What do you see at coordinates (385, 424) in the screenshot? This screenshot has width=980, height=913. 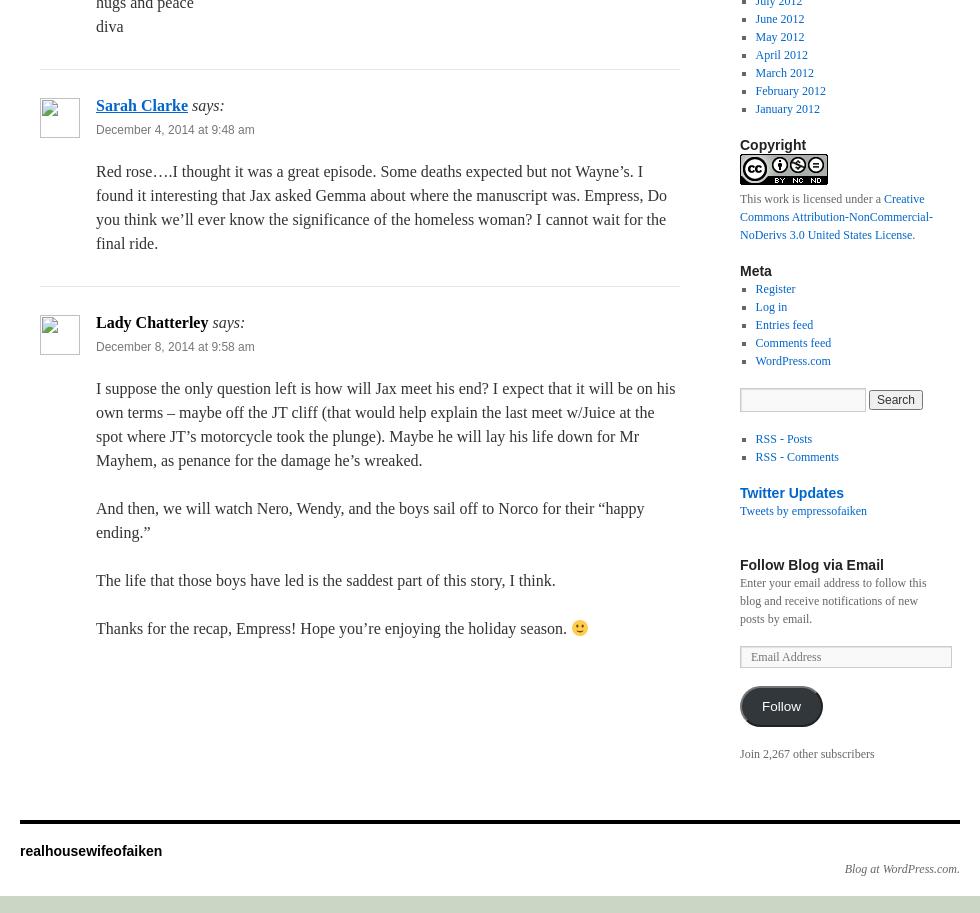 I see `'I suppose the only question left is how will Jax meet his end?  I expect that it will be on his own terms – maybe off the JT cliff (that would help explain the last meet w/Juice at the spot where JT’s motorcycle took the plunge).  Maybe he will lay his life down for Mr Mayhem, as penance for the damage he’s wreaked.'` at bounding box center [385, 424].